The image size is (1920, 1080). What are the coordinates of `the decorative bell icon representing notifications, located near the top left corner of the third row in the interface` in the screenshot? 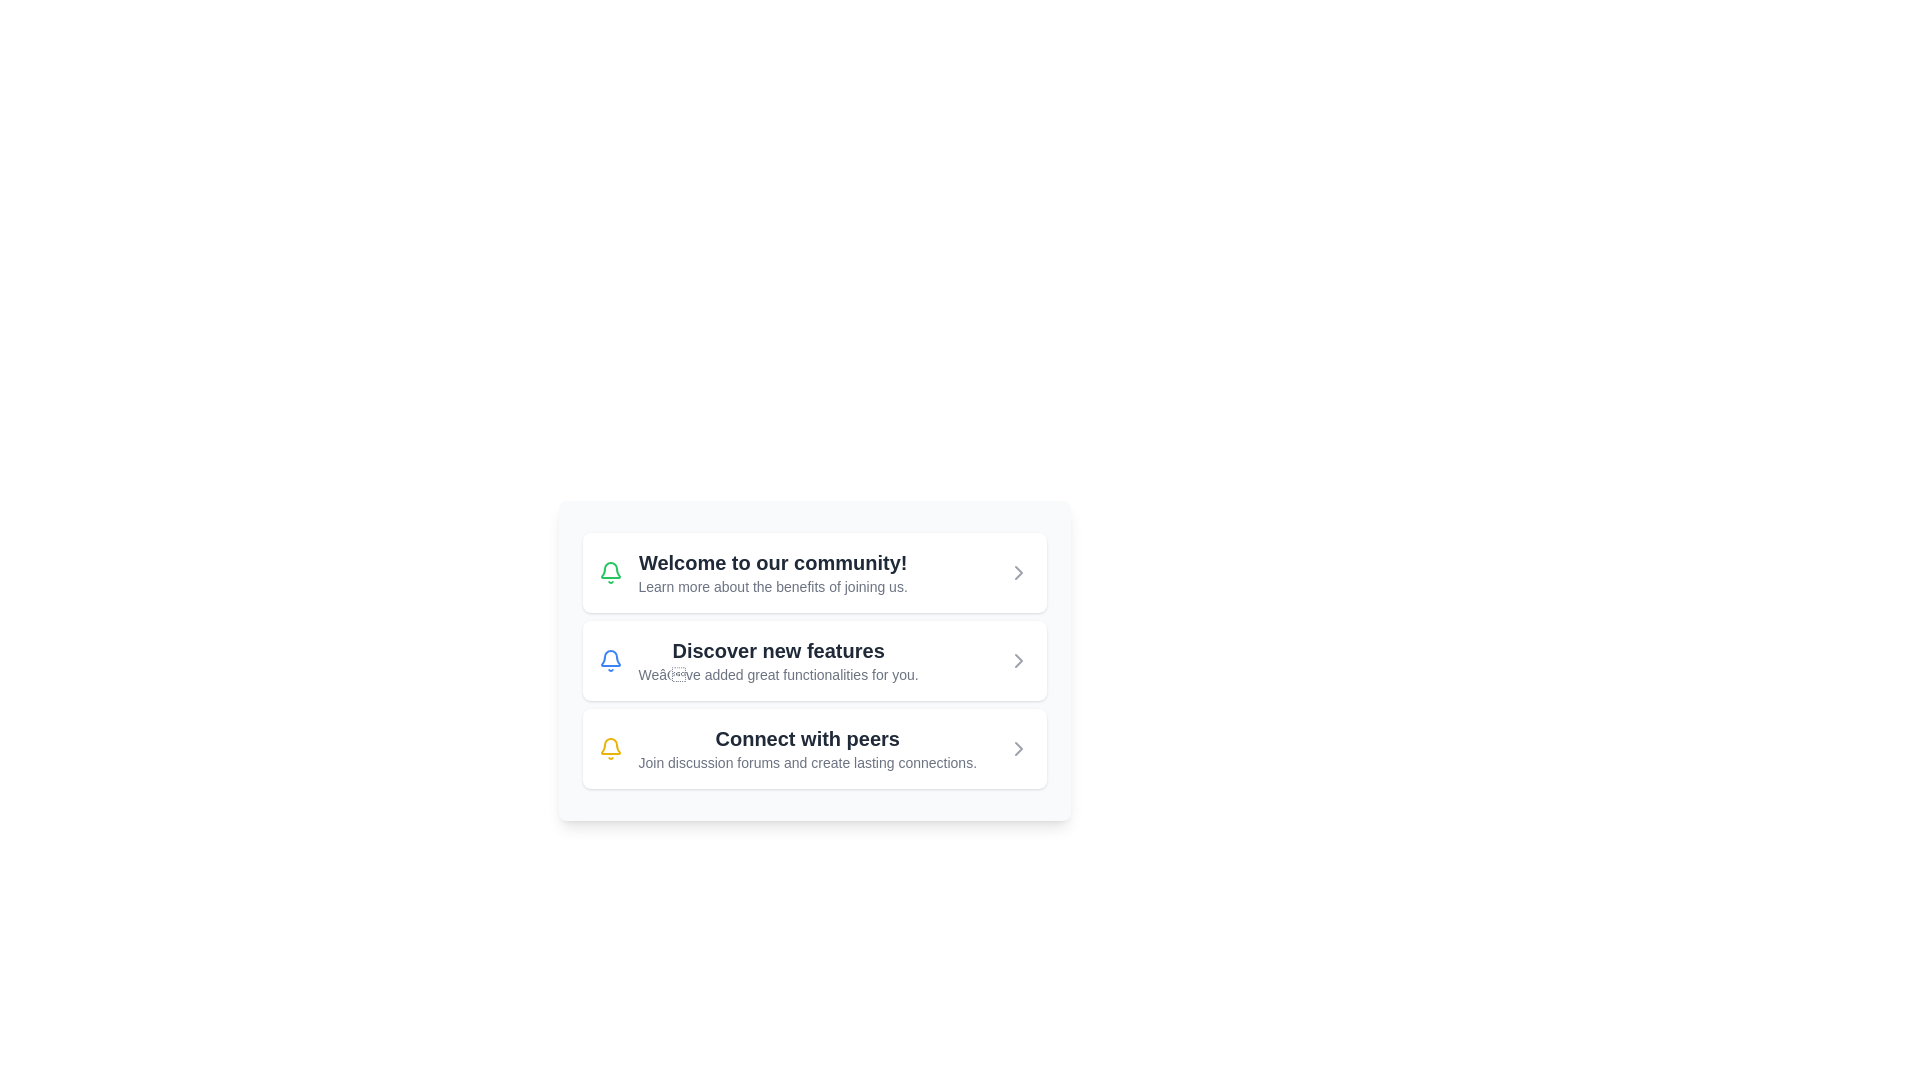 It's located at (609, 658).